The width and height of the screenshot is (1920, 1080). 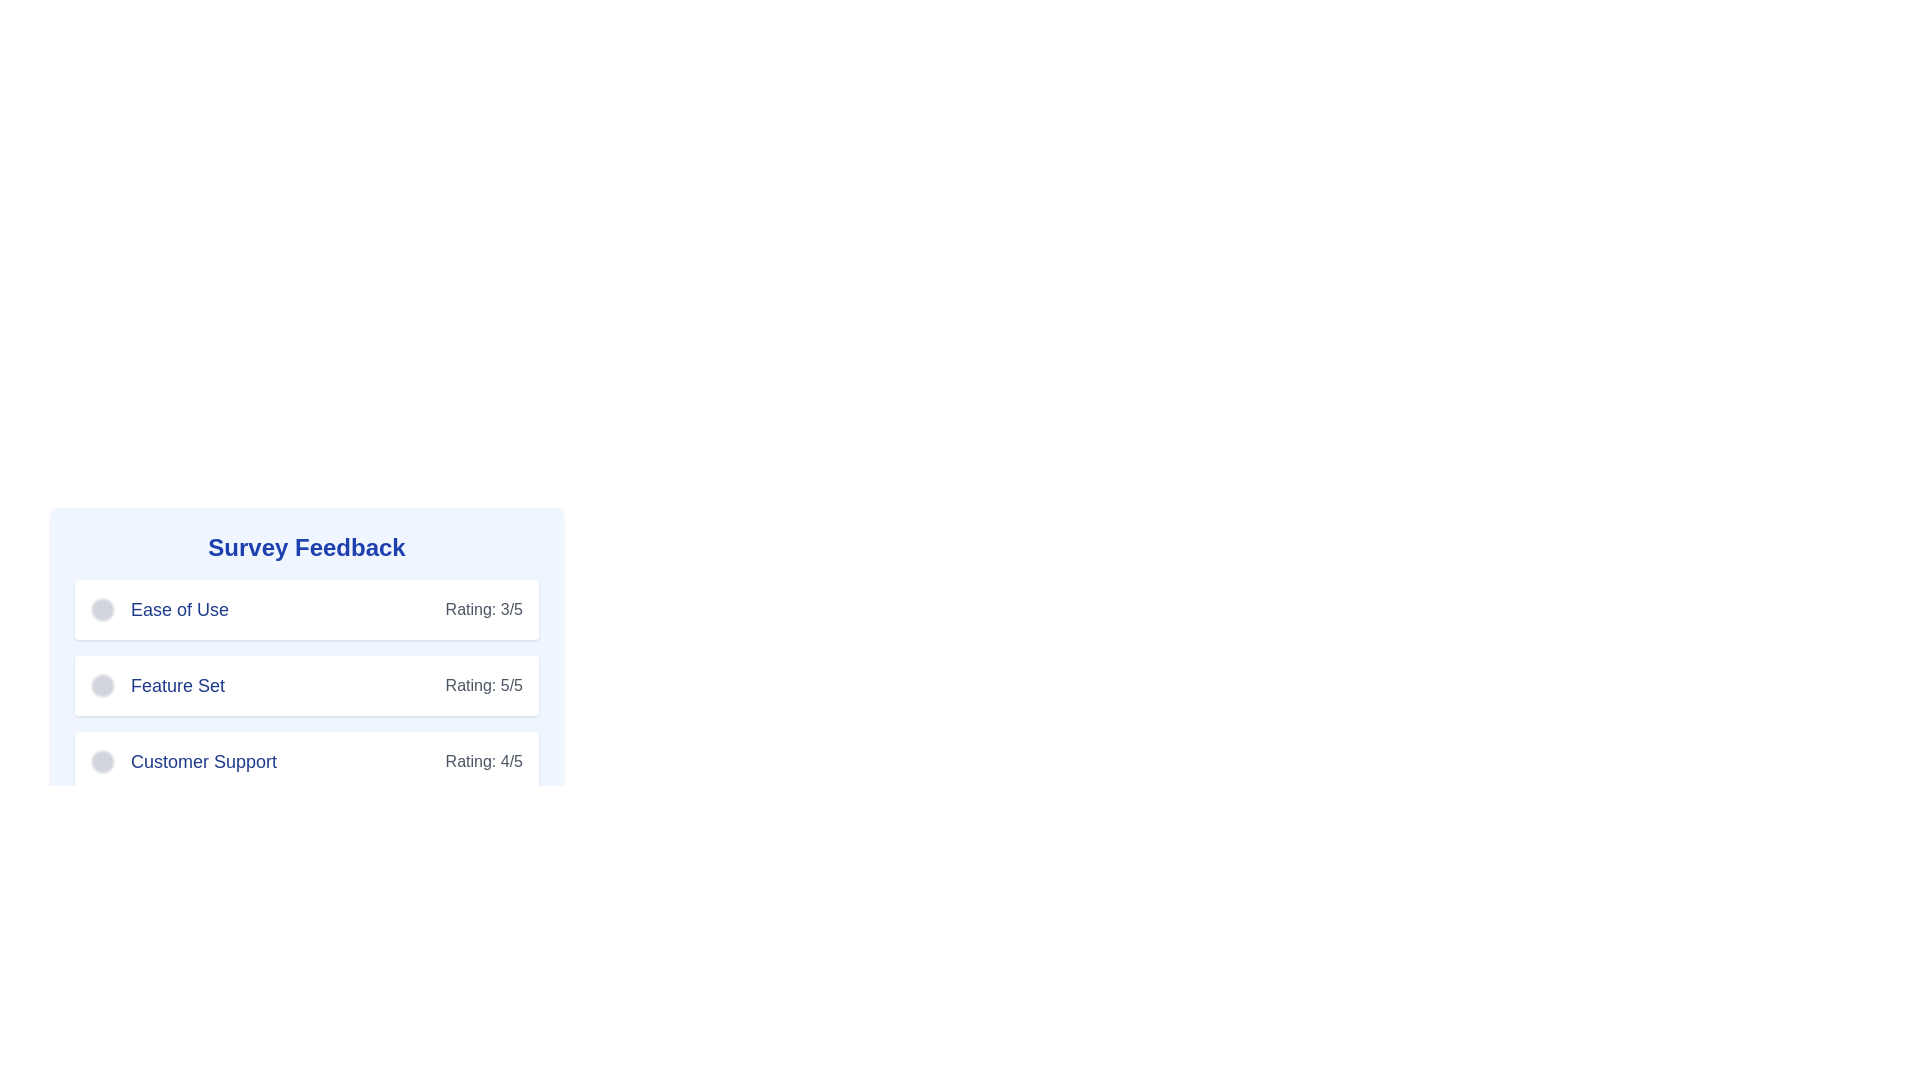 What do you see at coordinates (101, 762) in the screenshot?
I see `the circular radio button for 'Customer Support' located in the 'Survey Feedback' section` at bounding box center [101, 762].